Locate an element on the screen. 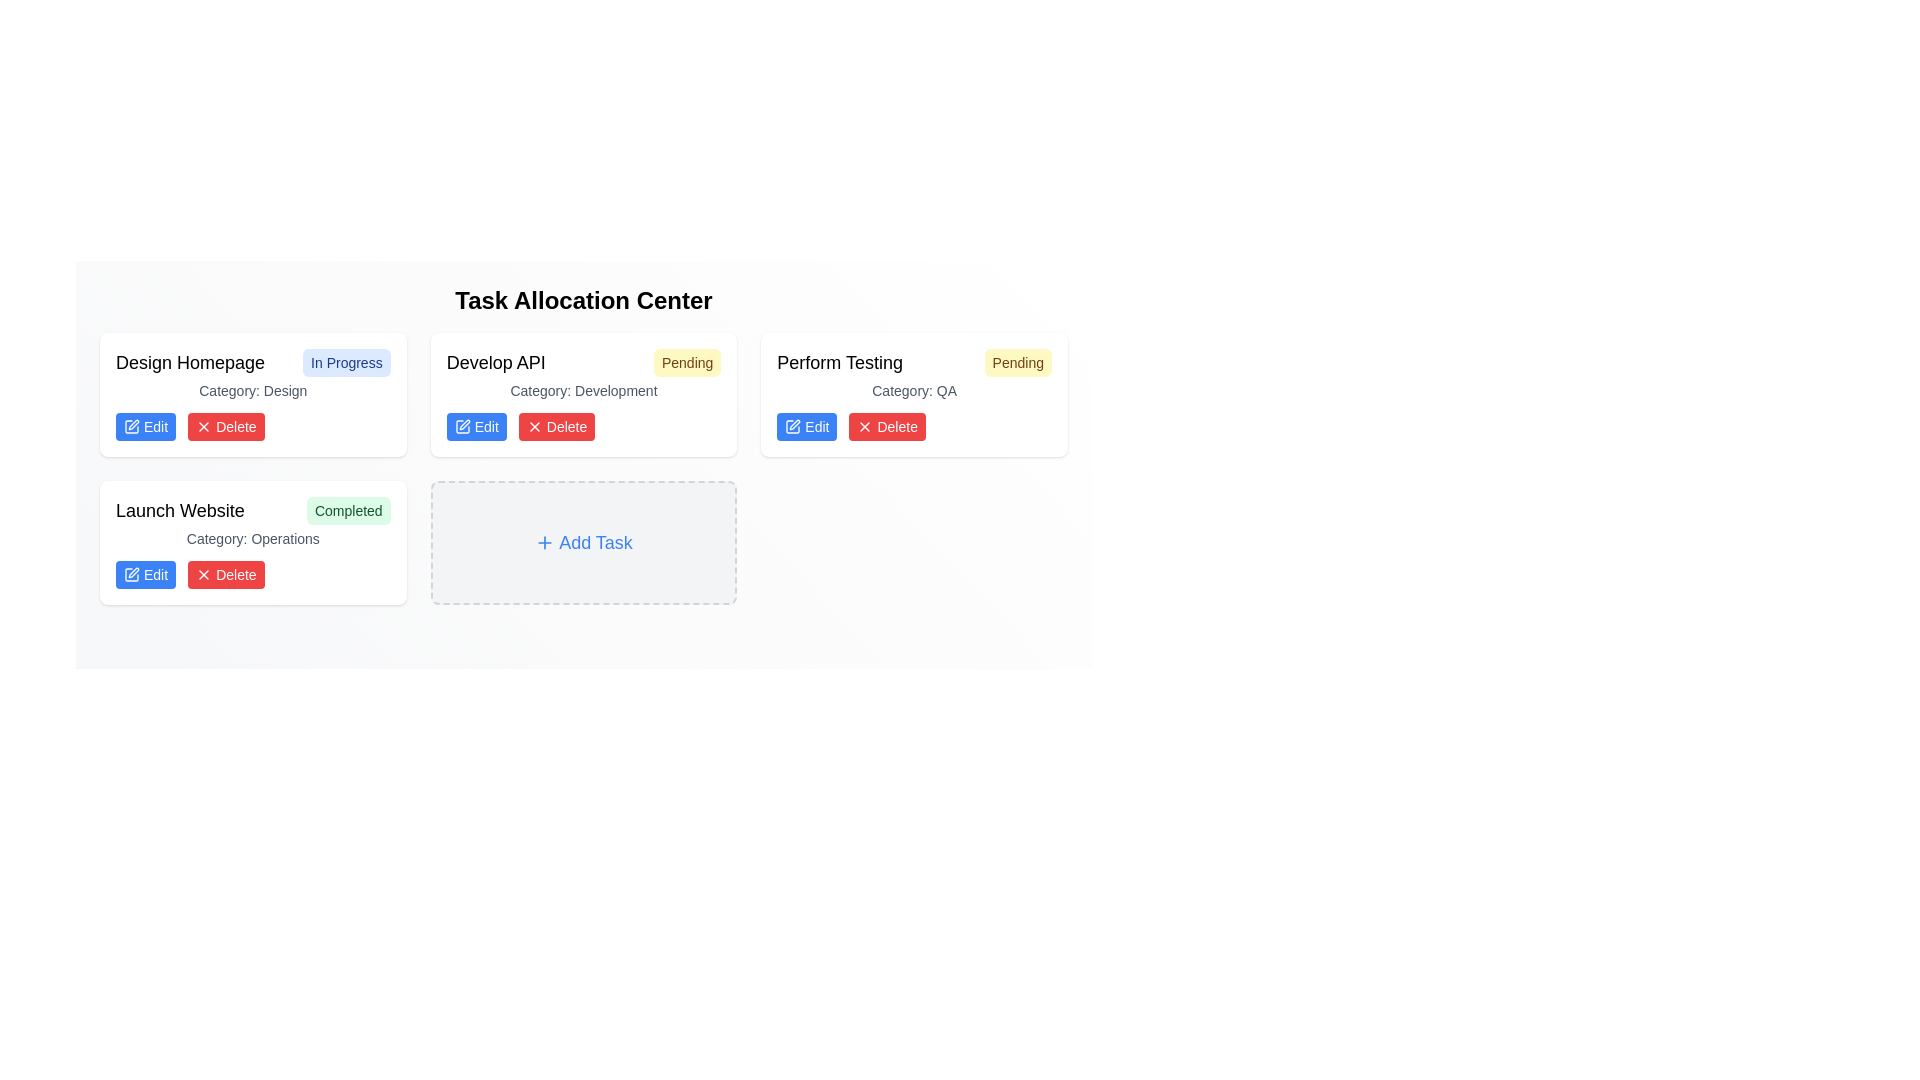 The image size is (1920, 1080). the delete icon embedded within the SVG of the 'Delete' button in the 'Launch Website' task card to potentially reveal a tooltip is located at coordinates (204, 426).